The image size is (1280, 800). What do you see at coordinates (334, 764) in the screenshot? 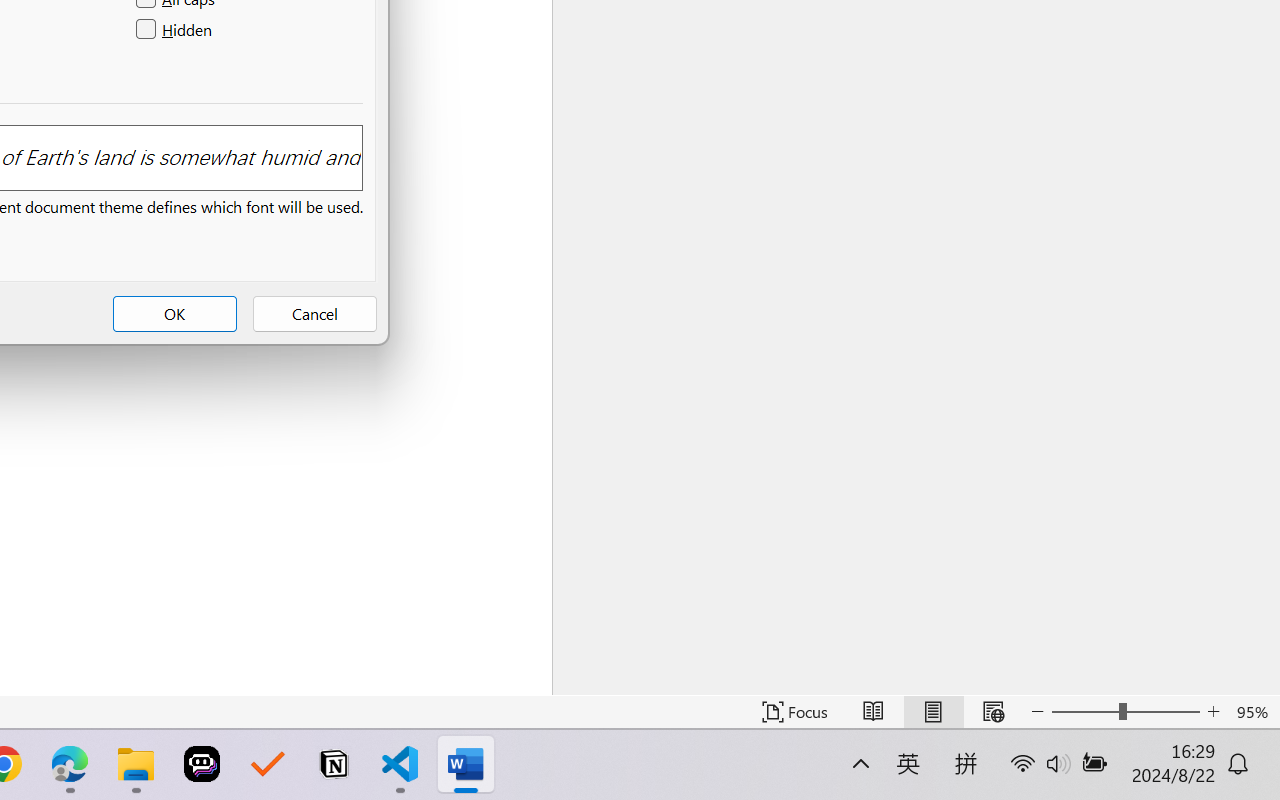
I see `'Notion'` at bounding box center [334, 764].